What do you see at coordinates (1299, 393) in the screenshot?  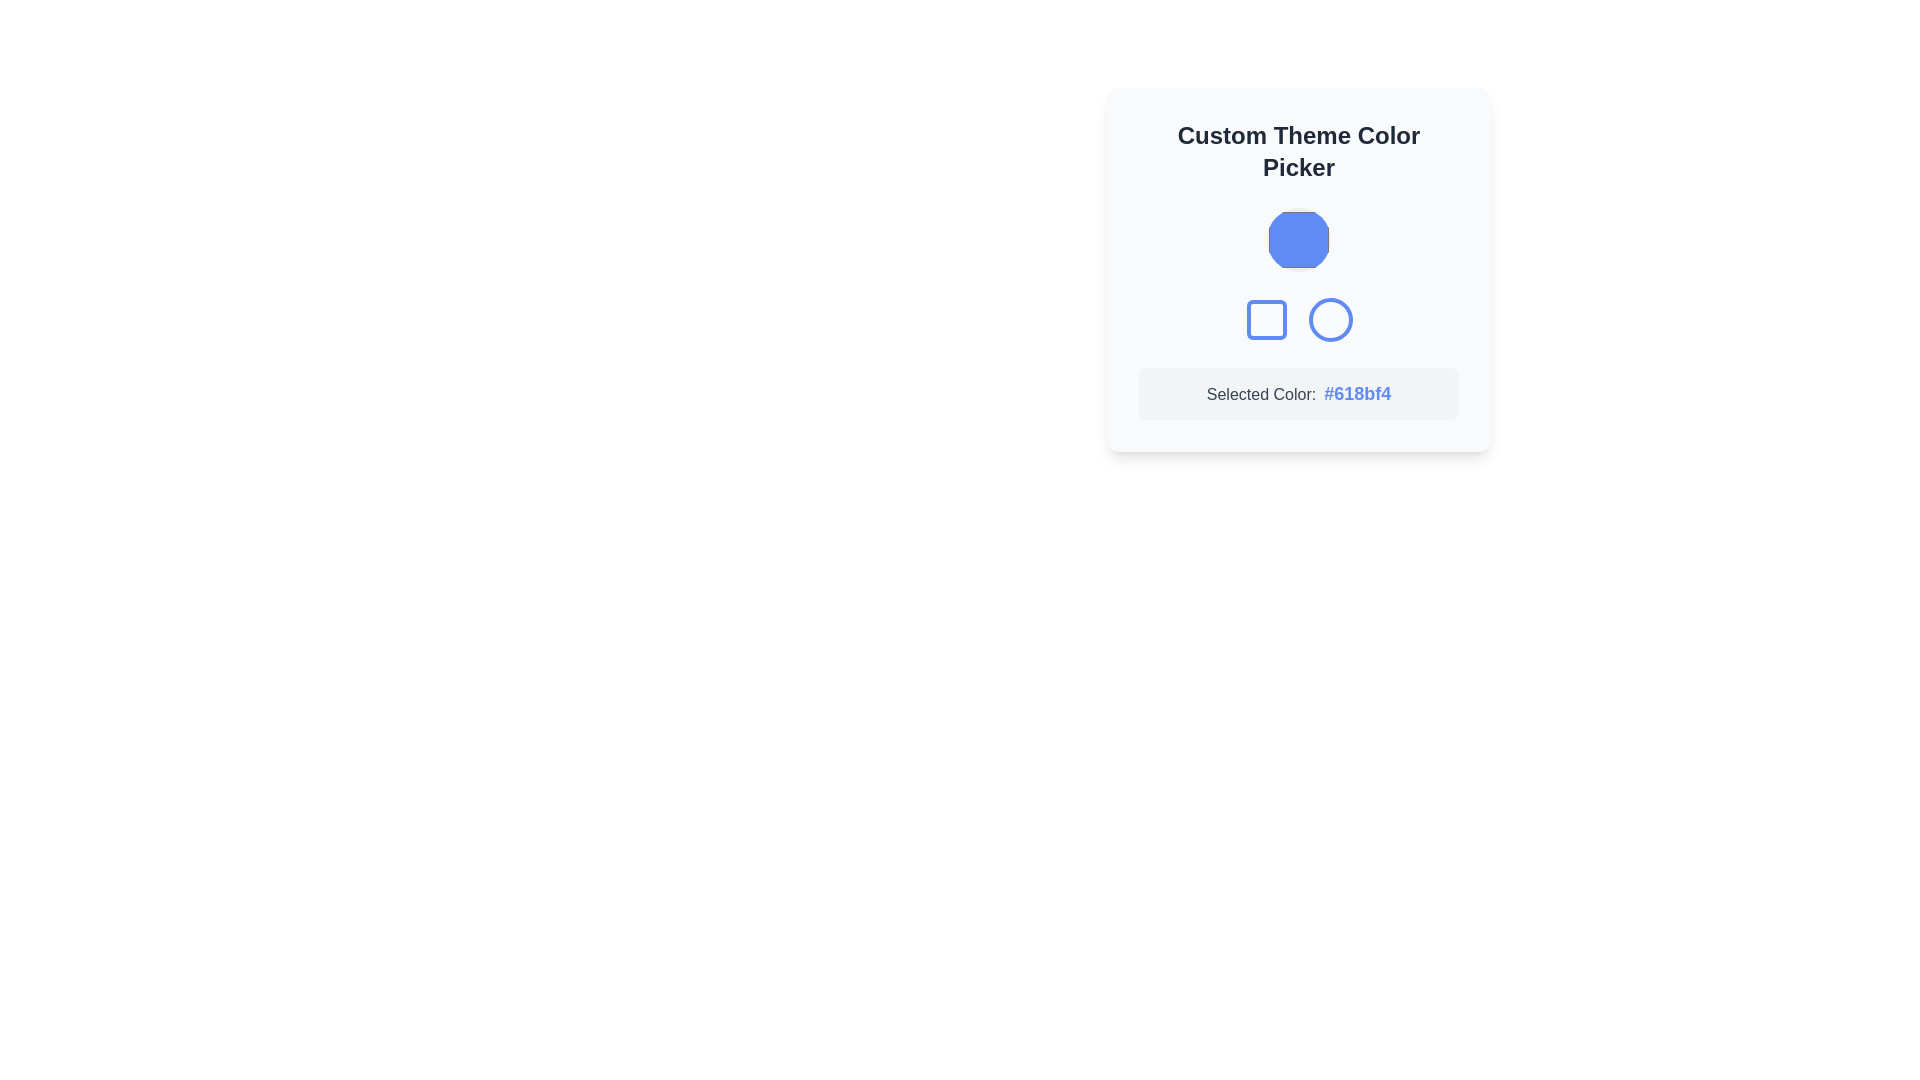 I see `the information display text element that shows 'Selected Color:#618bf4' with a blue color on a light gray background, located at the bottom of the 'Custom Theme Color Picker' card` at bounding box center [1299, 393].